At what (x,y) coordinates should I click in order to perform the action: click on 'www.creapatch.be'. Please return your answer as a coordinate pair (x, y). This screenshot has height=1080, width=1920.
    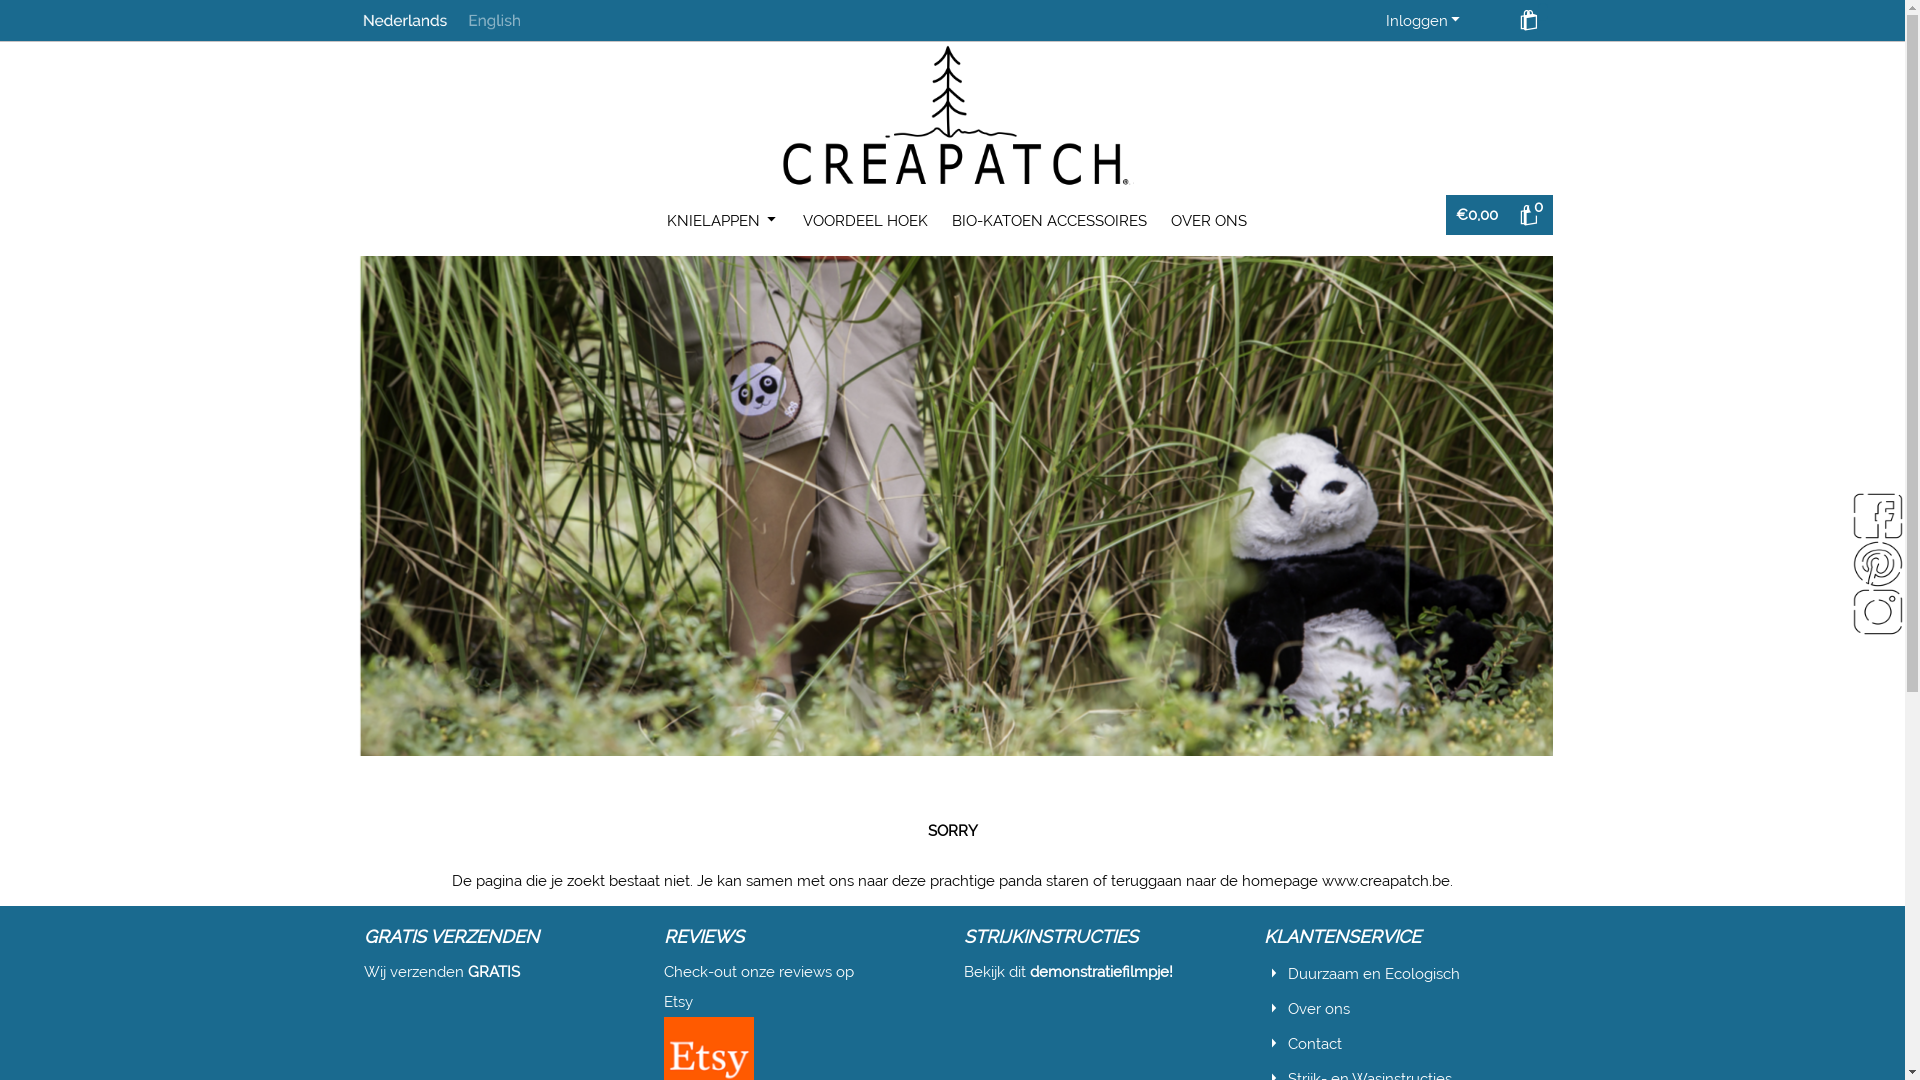
    Looking at the image, I should click on (1385, 879).